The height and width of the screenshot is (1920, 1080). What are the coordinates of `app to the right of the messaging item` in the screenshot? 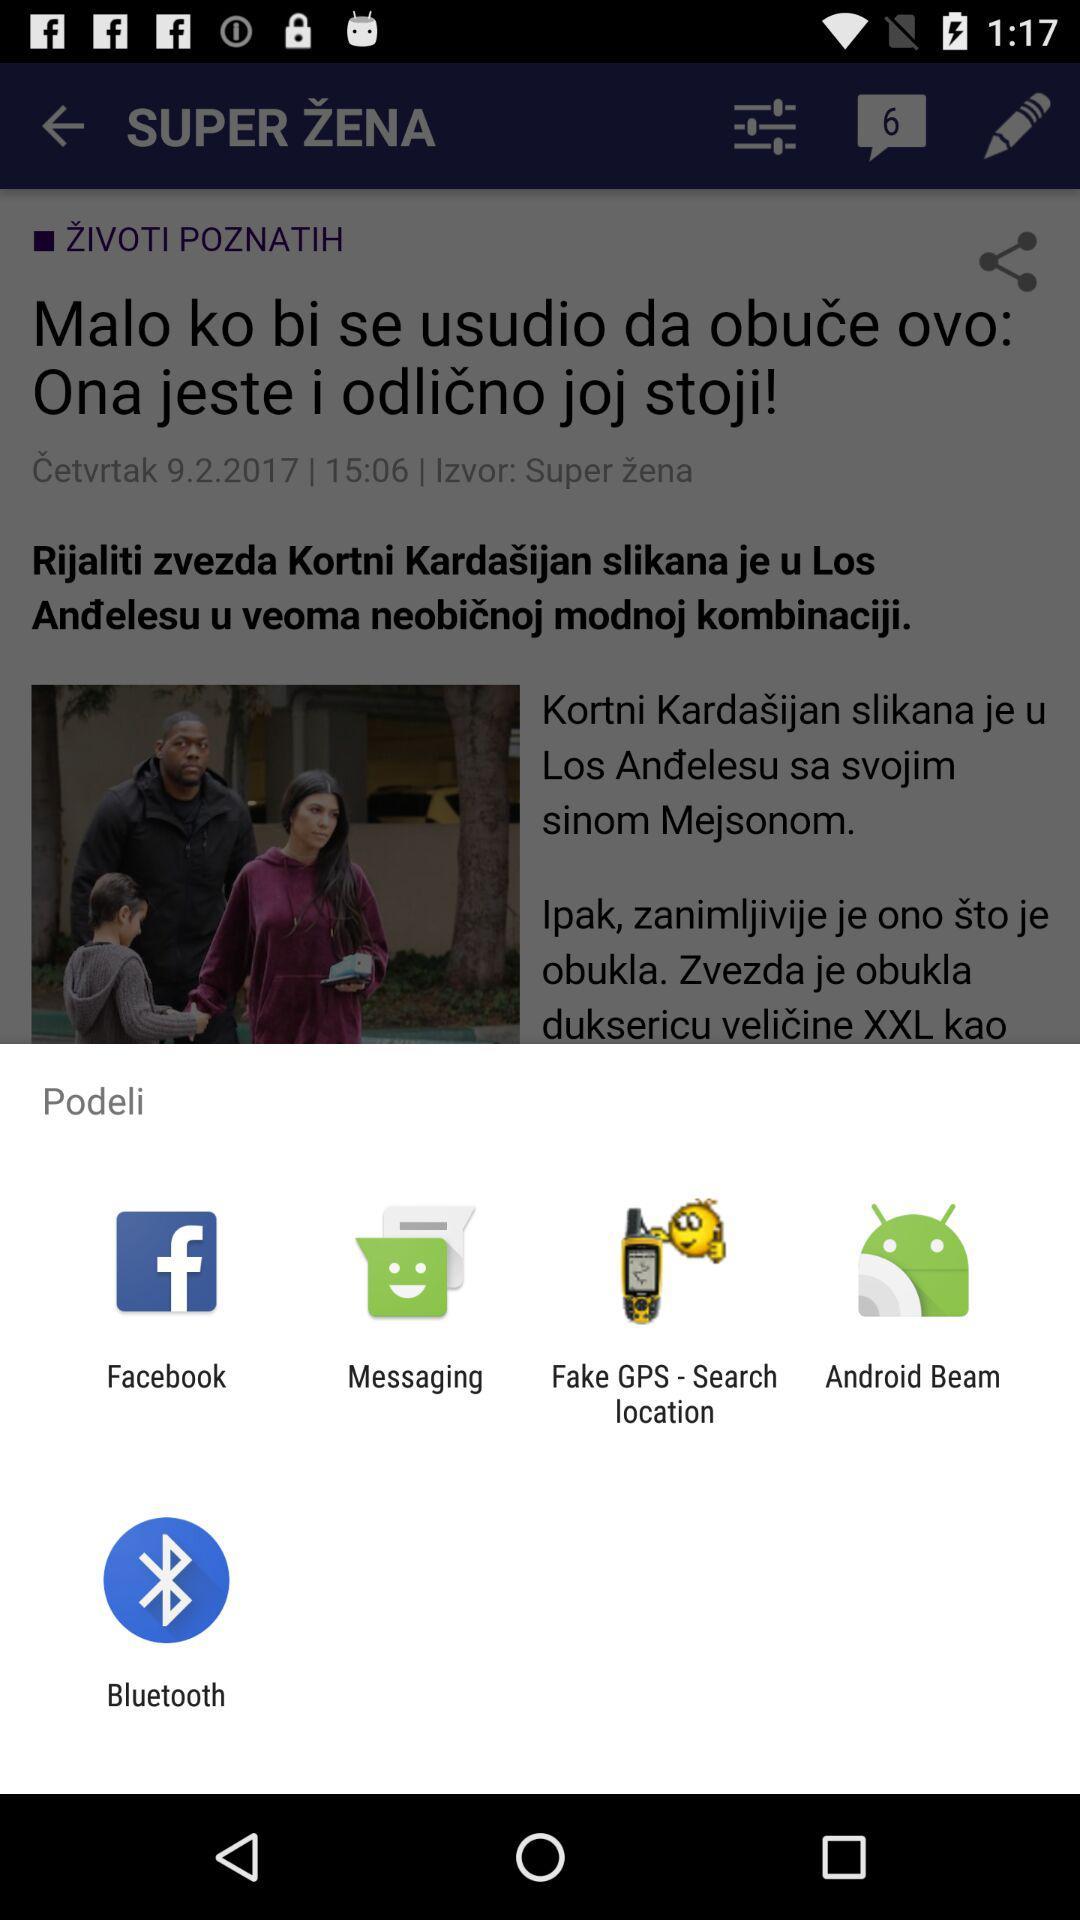 It's located at (664, 1392).